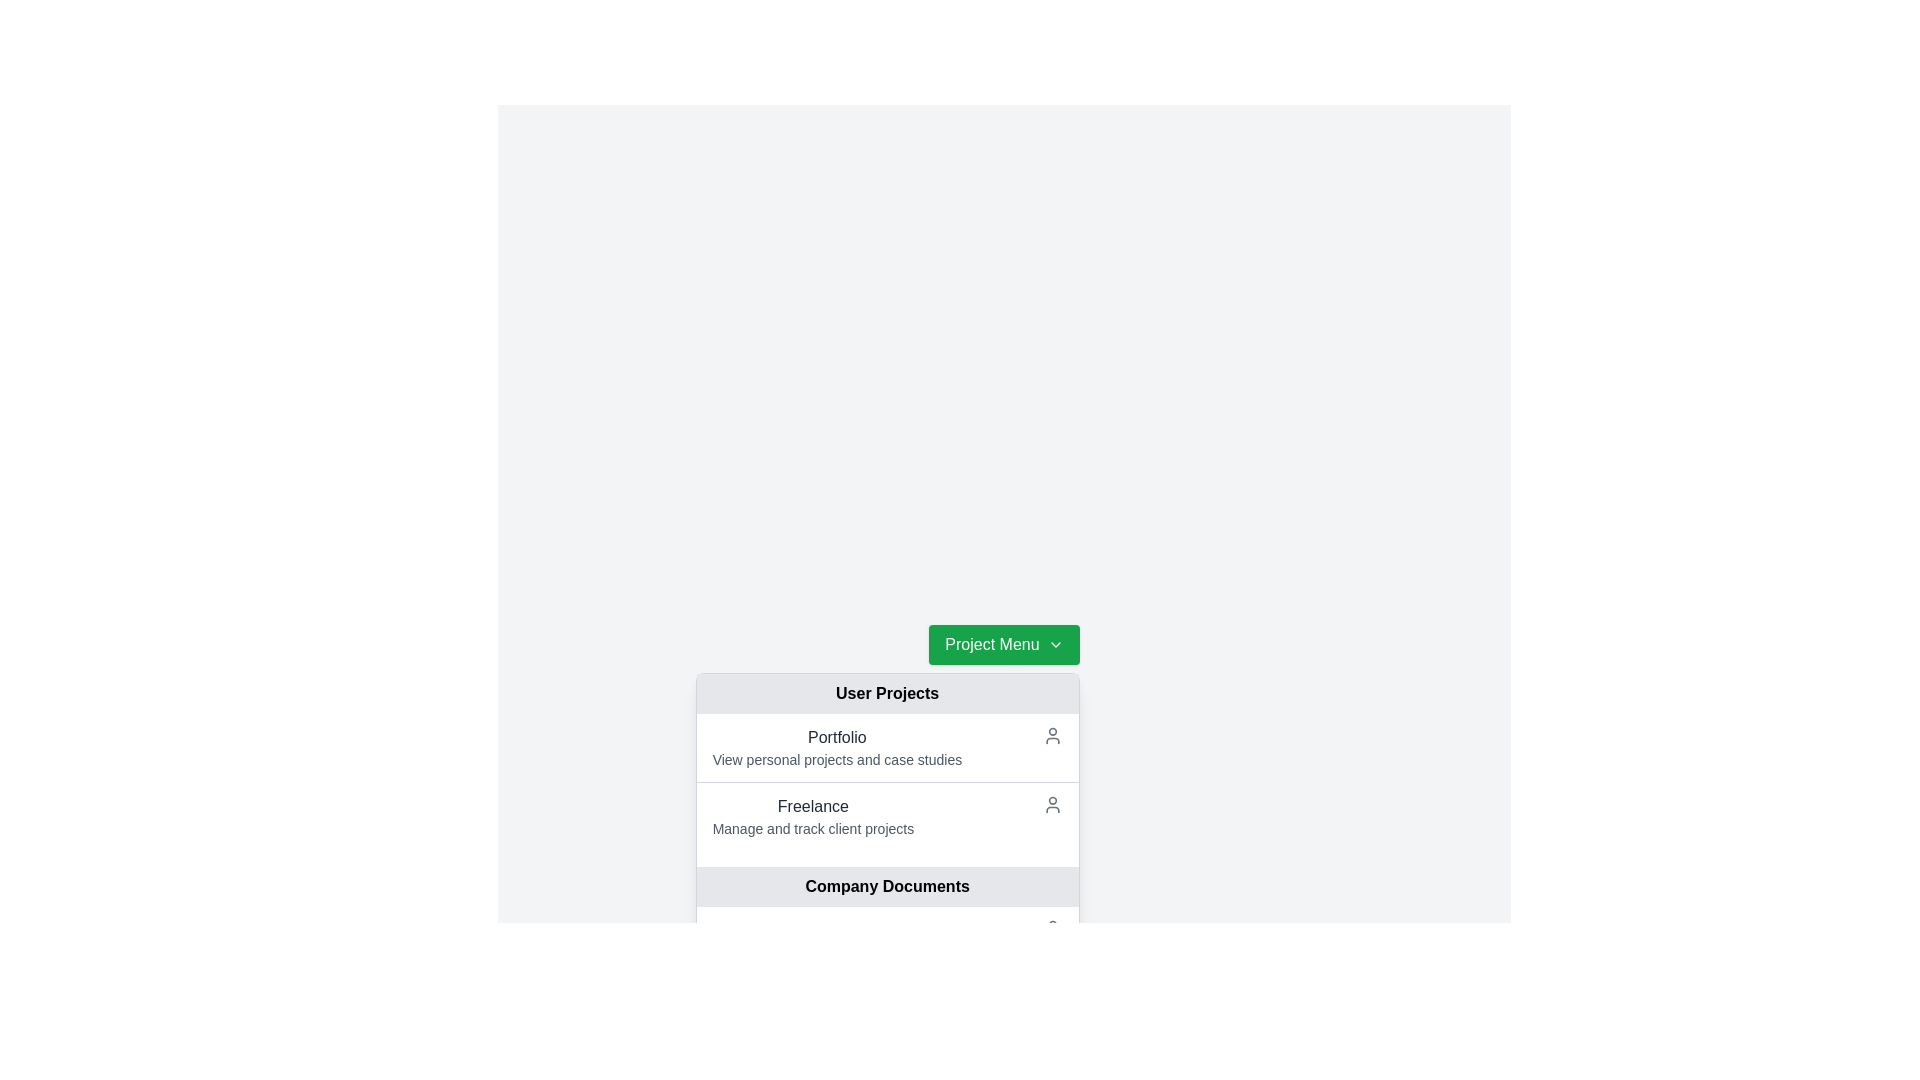 The height and width of the screenshot is (1080, 1920). What do you see at coordinates (1051, 736) in the screenshot?
I see `the small gray icon resembling a simplistic user portrait located at the far-right edge of the 'Portfolio' row in the 'User Projects' menu` at bounding box center [1051, 736].